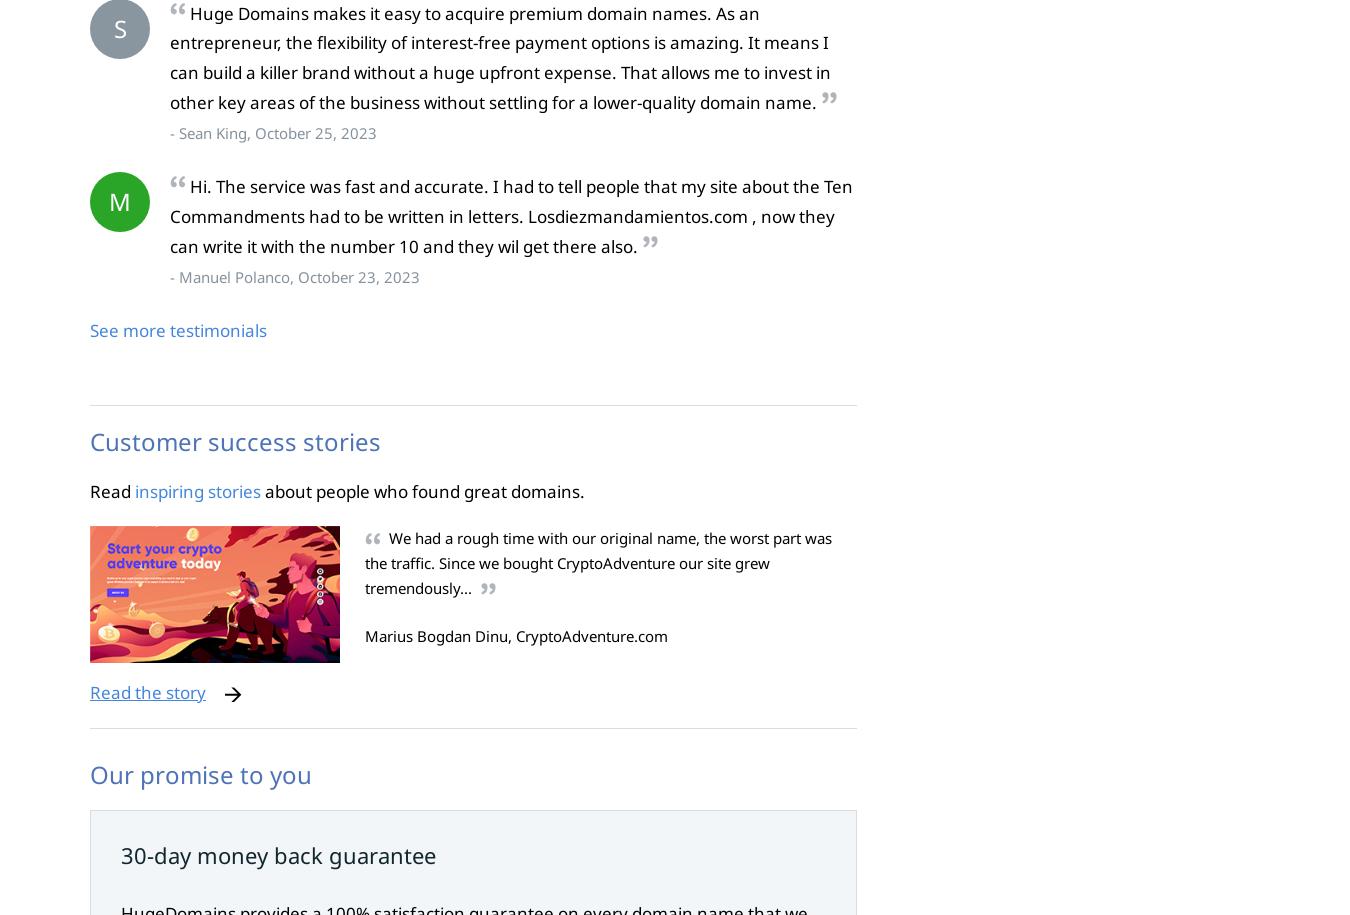  I want to click on 'Marius Bogdan Dinu, CryptoAdventure.com', so click(515, 636).